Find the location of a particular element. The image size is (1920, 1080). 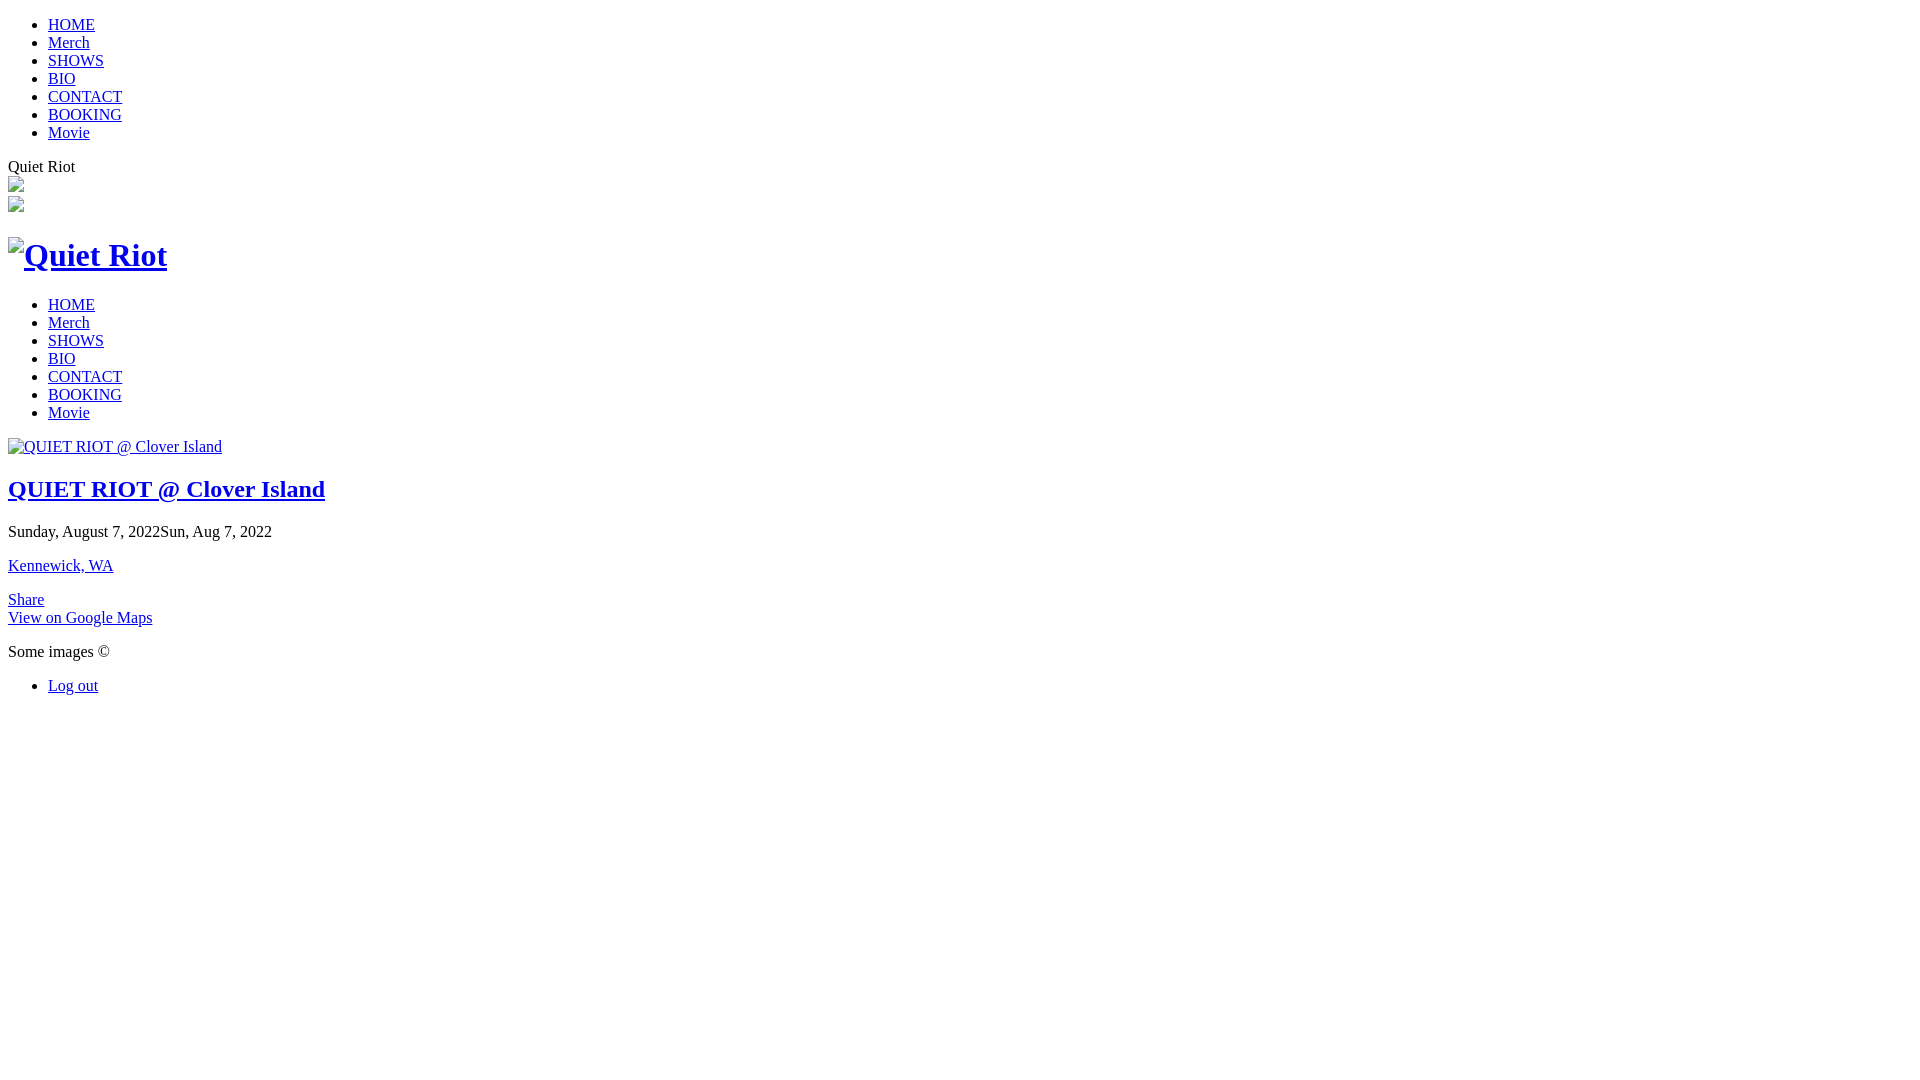

'HOME' is located at coordinates (71, 304).